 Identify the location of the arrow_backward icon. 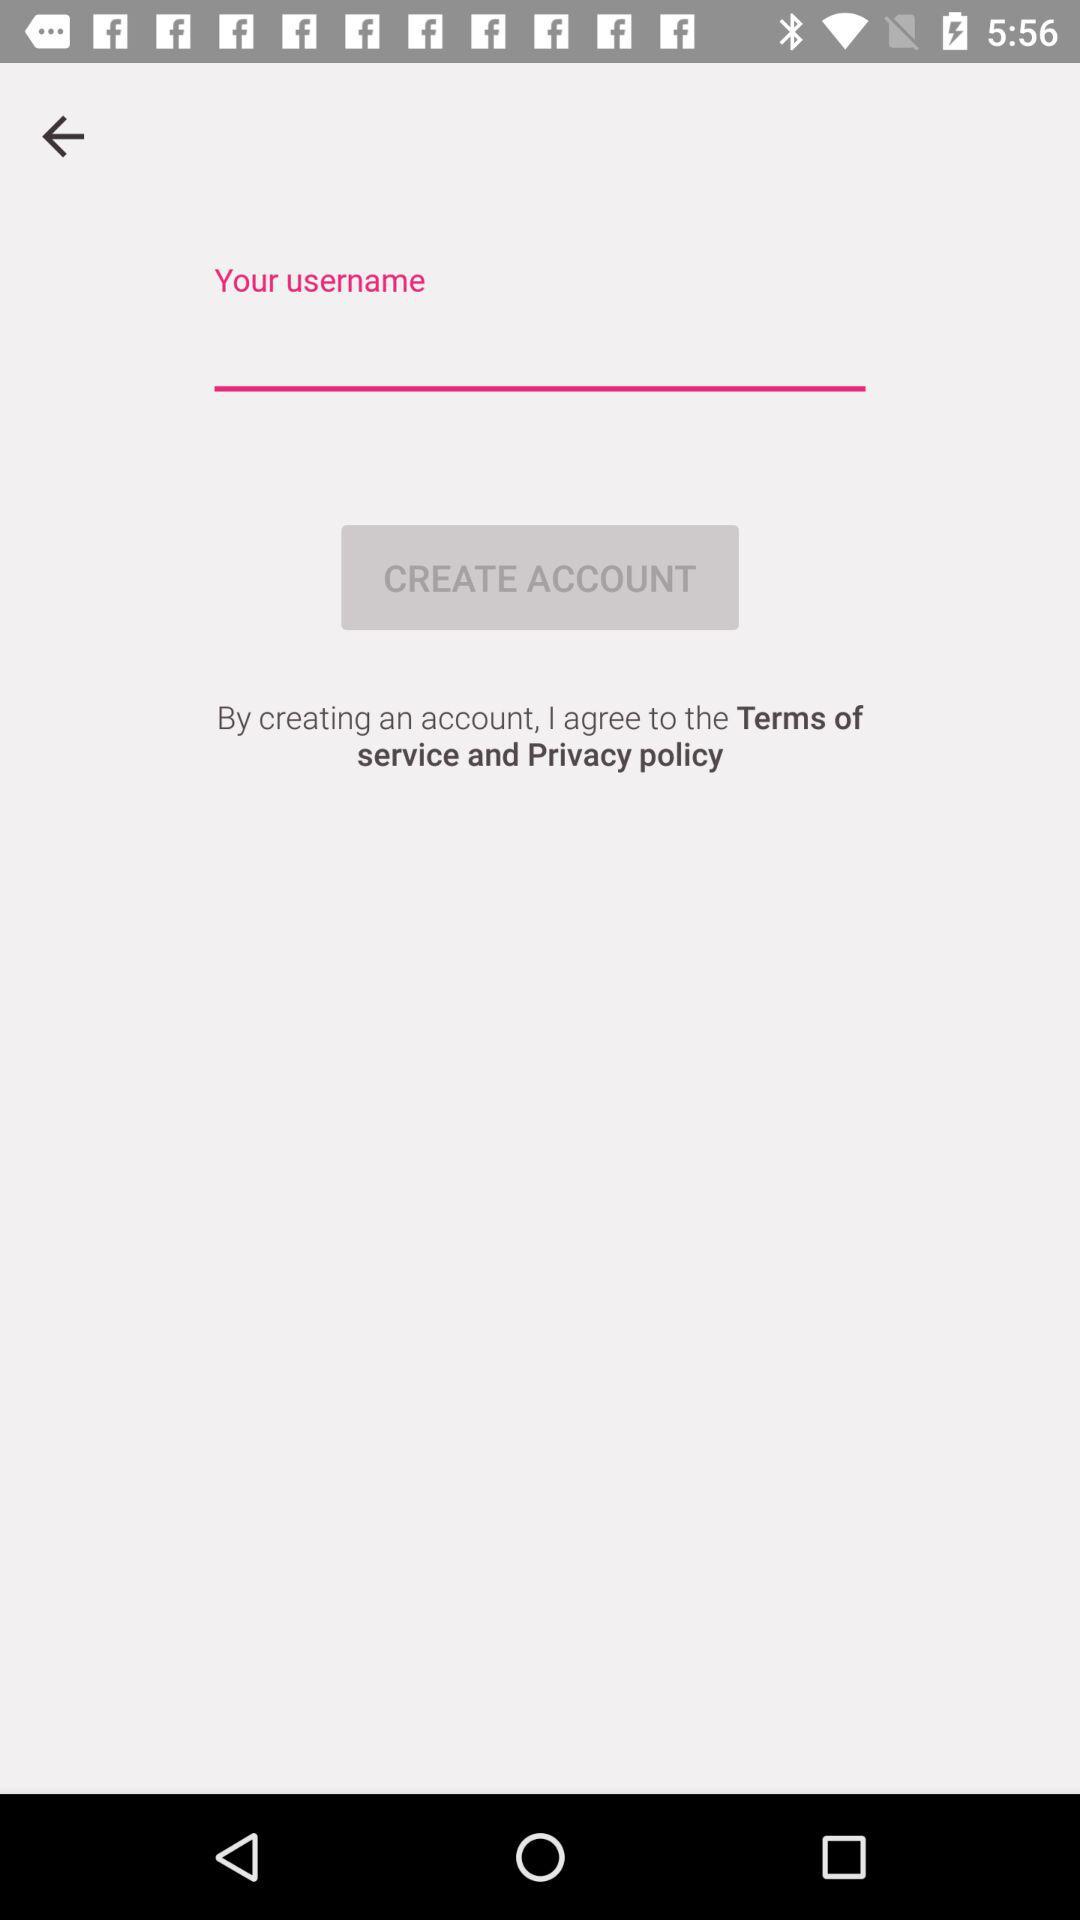
(61, 135).